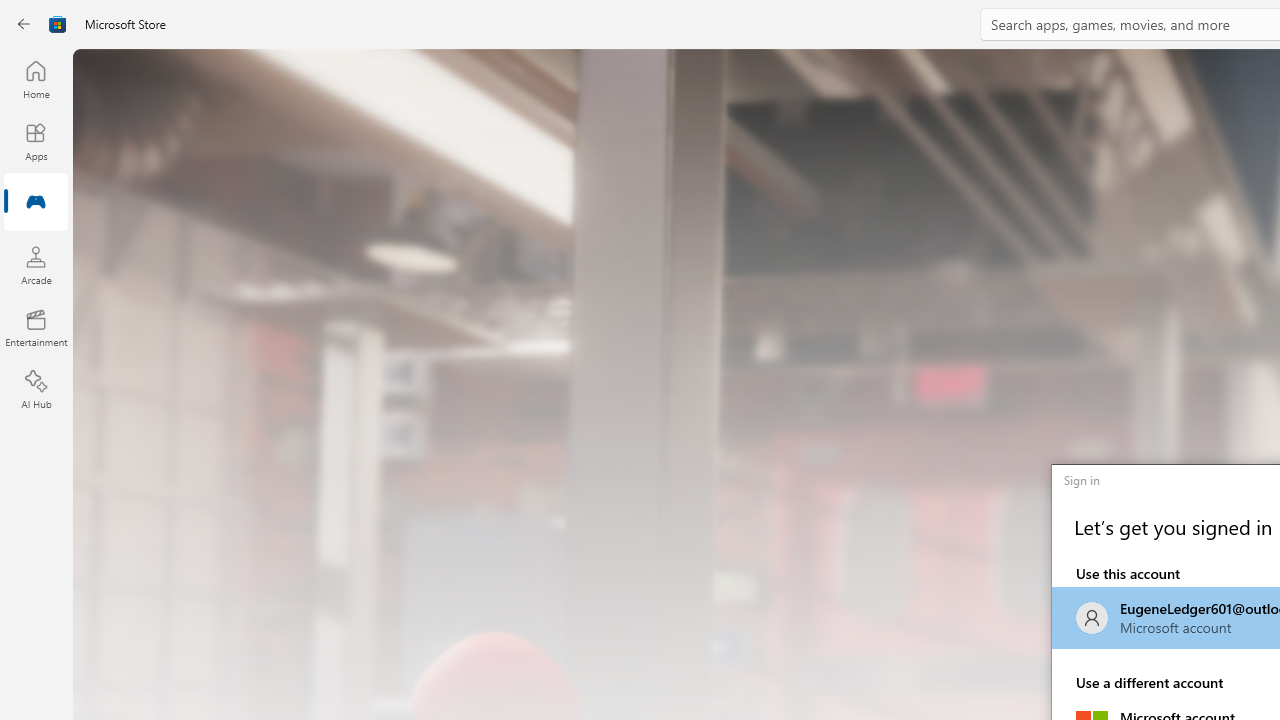  What do you see at coordinates (35, 326) in the screenshot?
I see `'Entertainment'` at bounding box center [35, 326].